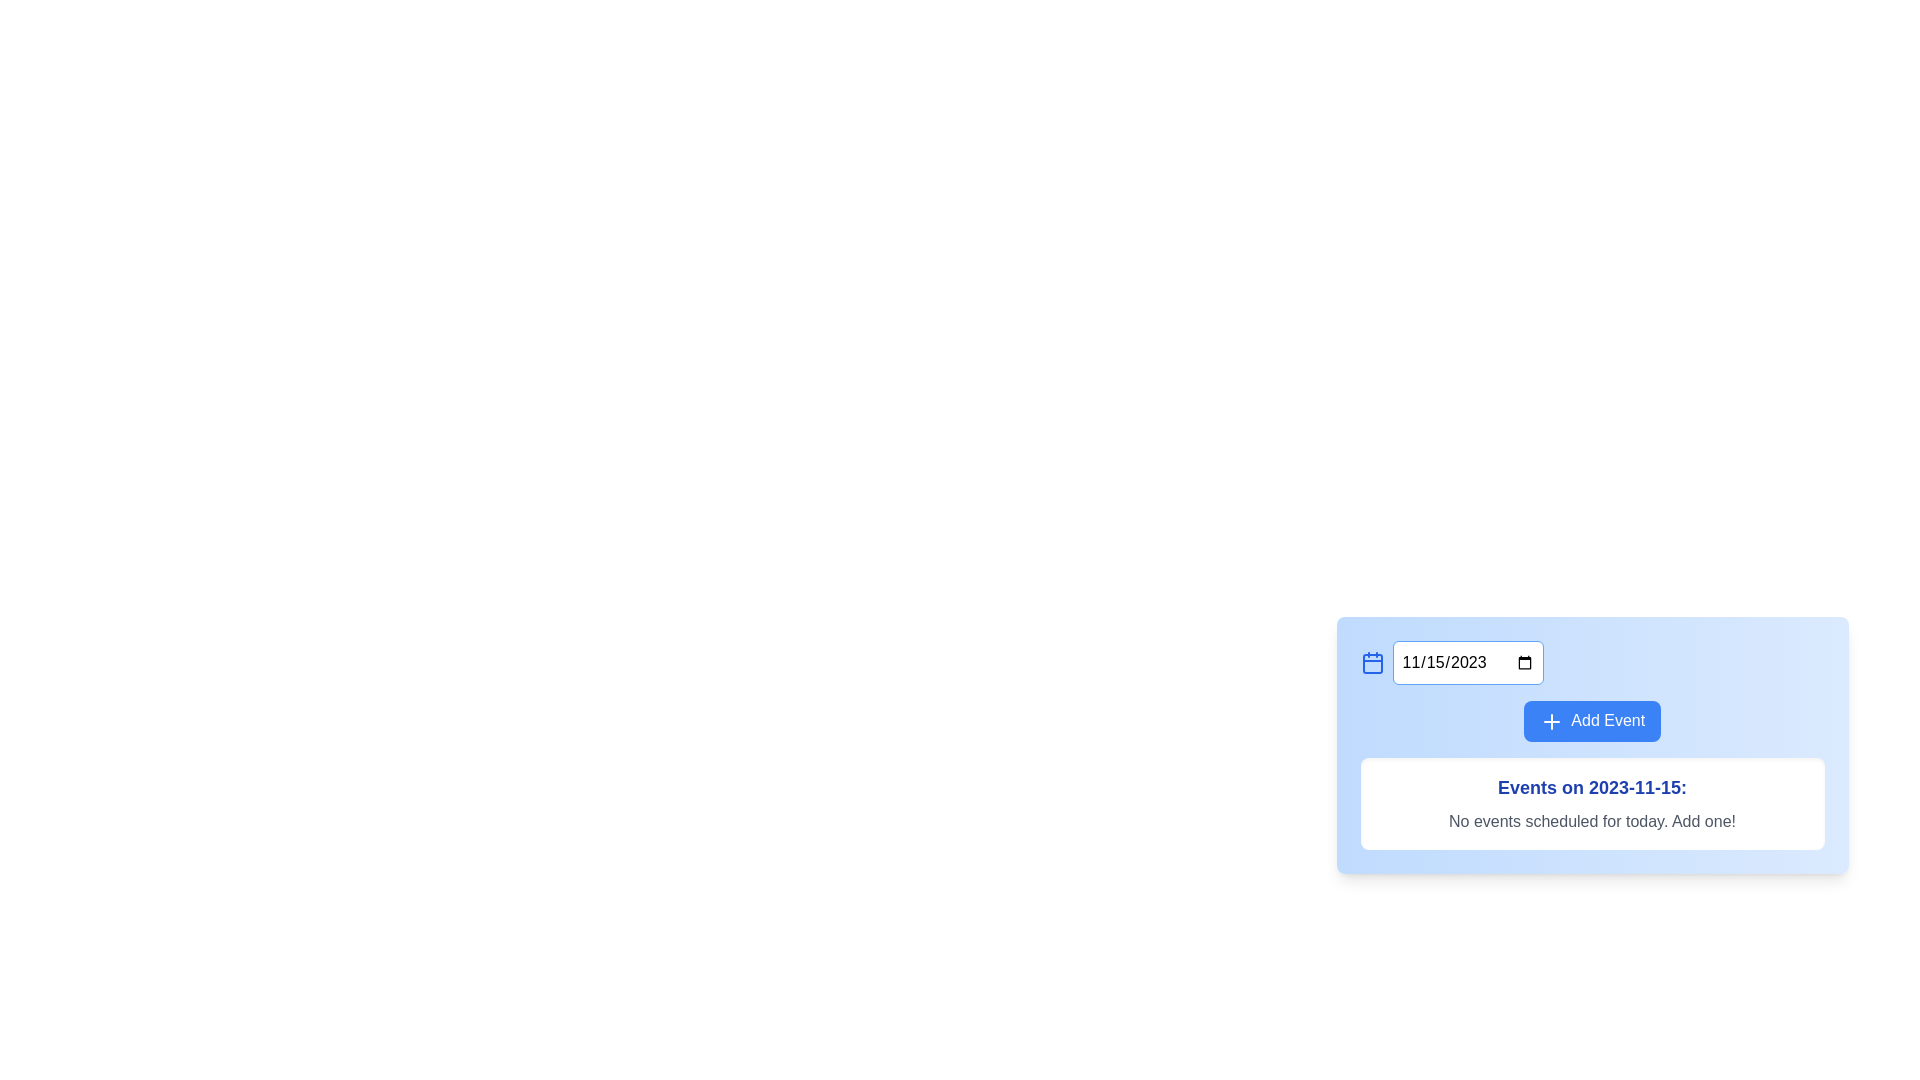 Image resolution: width=1920 pixels, height=1080 pixels. I want to click on the icon that visually indicates the action associated with adding an event, which is centrally positioned within the blue rectangular button labeled 'Add Event.', so click(1550, 721).